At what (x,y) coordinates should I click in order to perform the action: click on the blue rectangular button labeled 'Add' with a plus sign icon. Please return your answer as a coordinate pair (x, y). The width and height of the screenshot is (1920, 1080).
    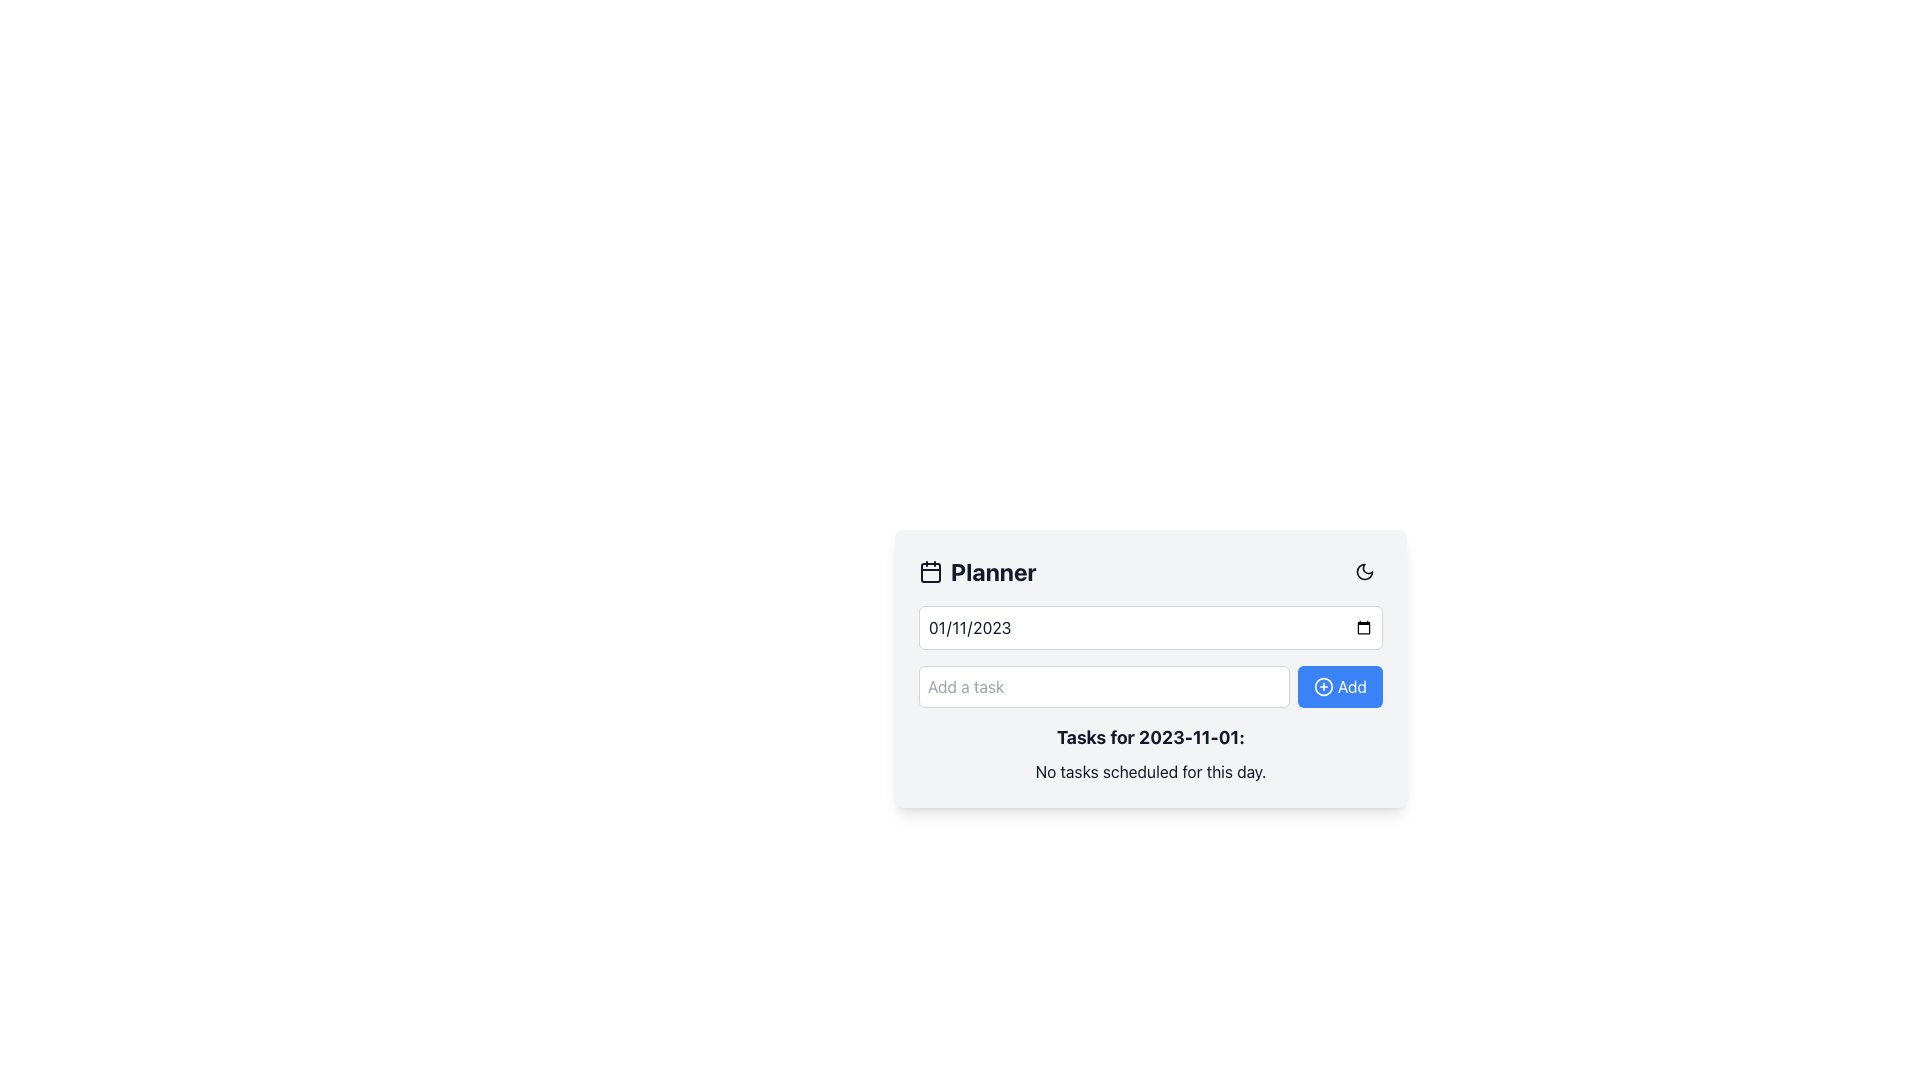
    Looking at the image, I should click on (1340, 685).